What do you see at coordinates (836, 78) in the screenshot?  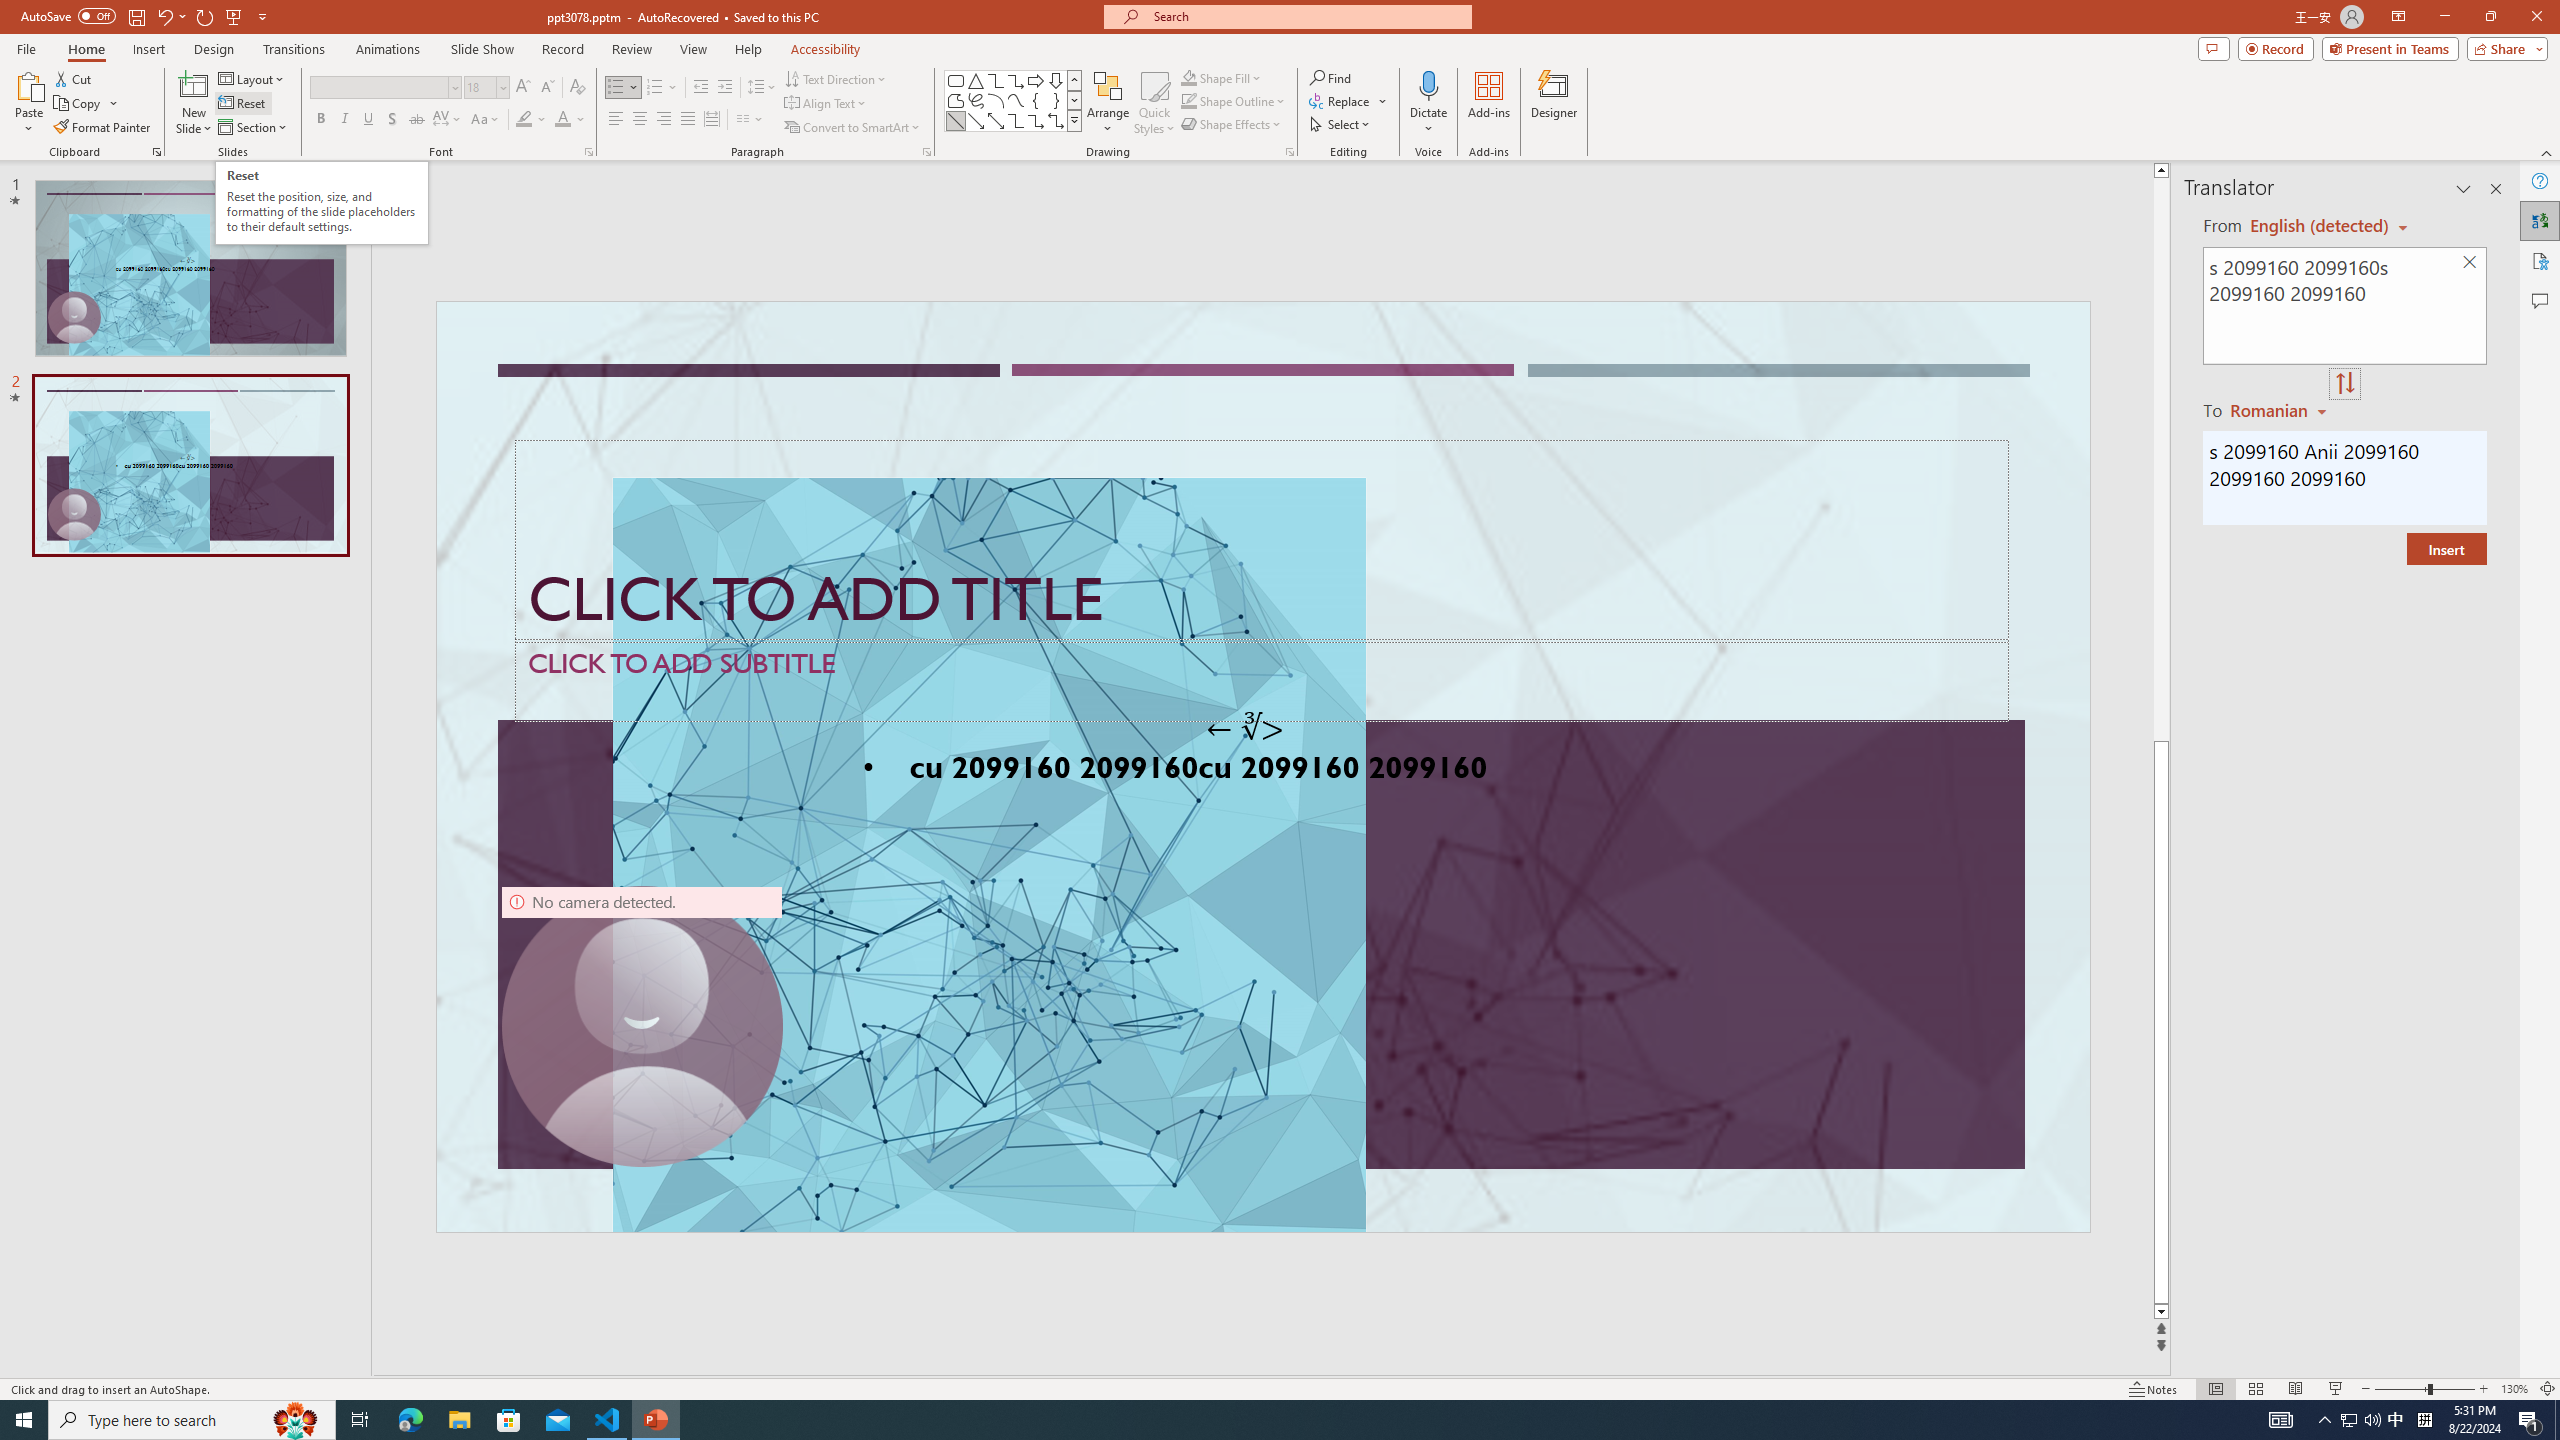 I see `'Text Direction'` at bounding box center [836, 78].